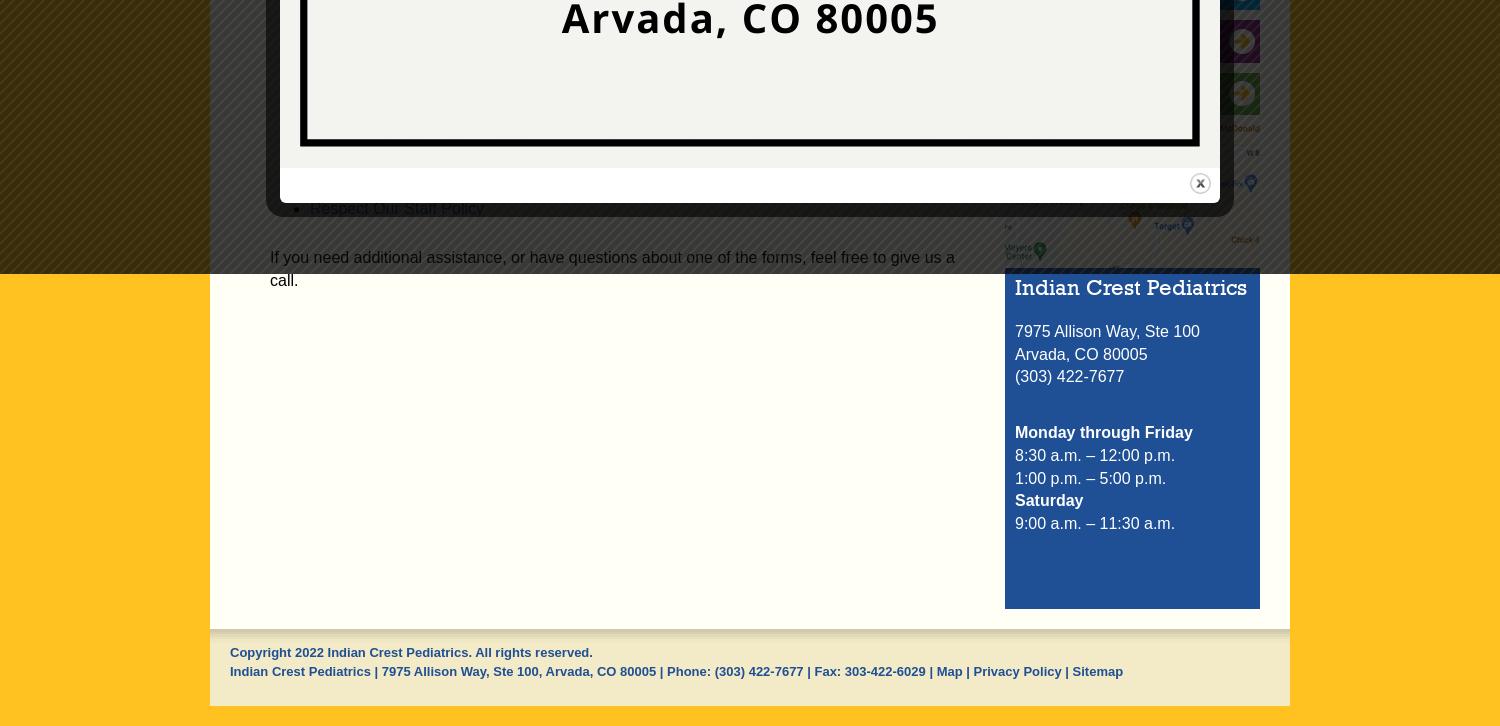 This screenshot has width=1500, height=726. Describe the element at coordinates (605, 669) in the screenshot. I see `'CO'` at that location.